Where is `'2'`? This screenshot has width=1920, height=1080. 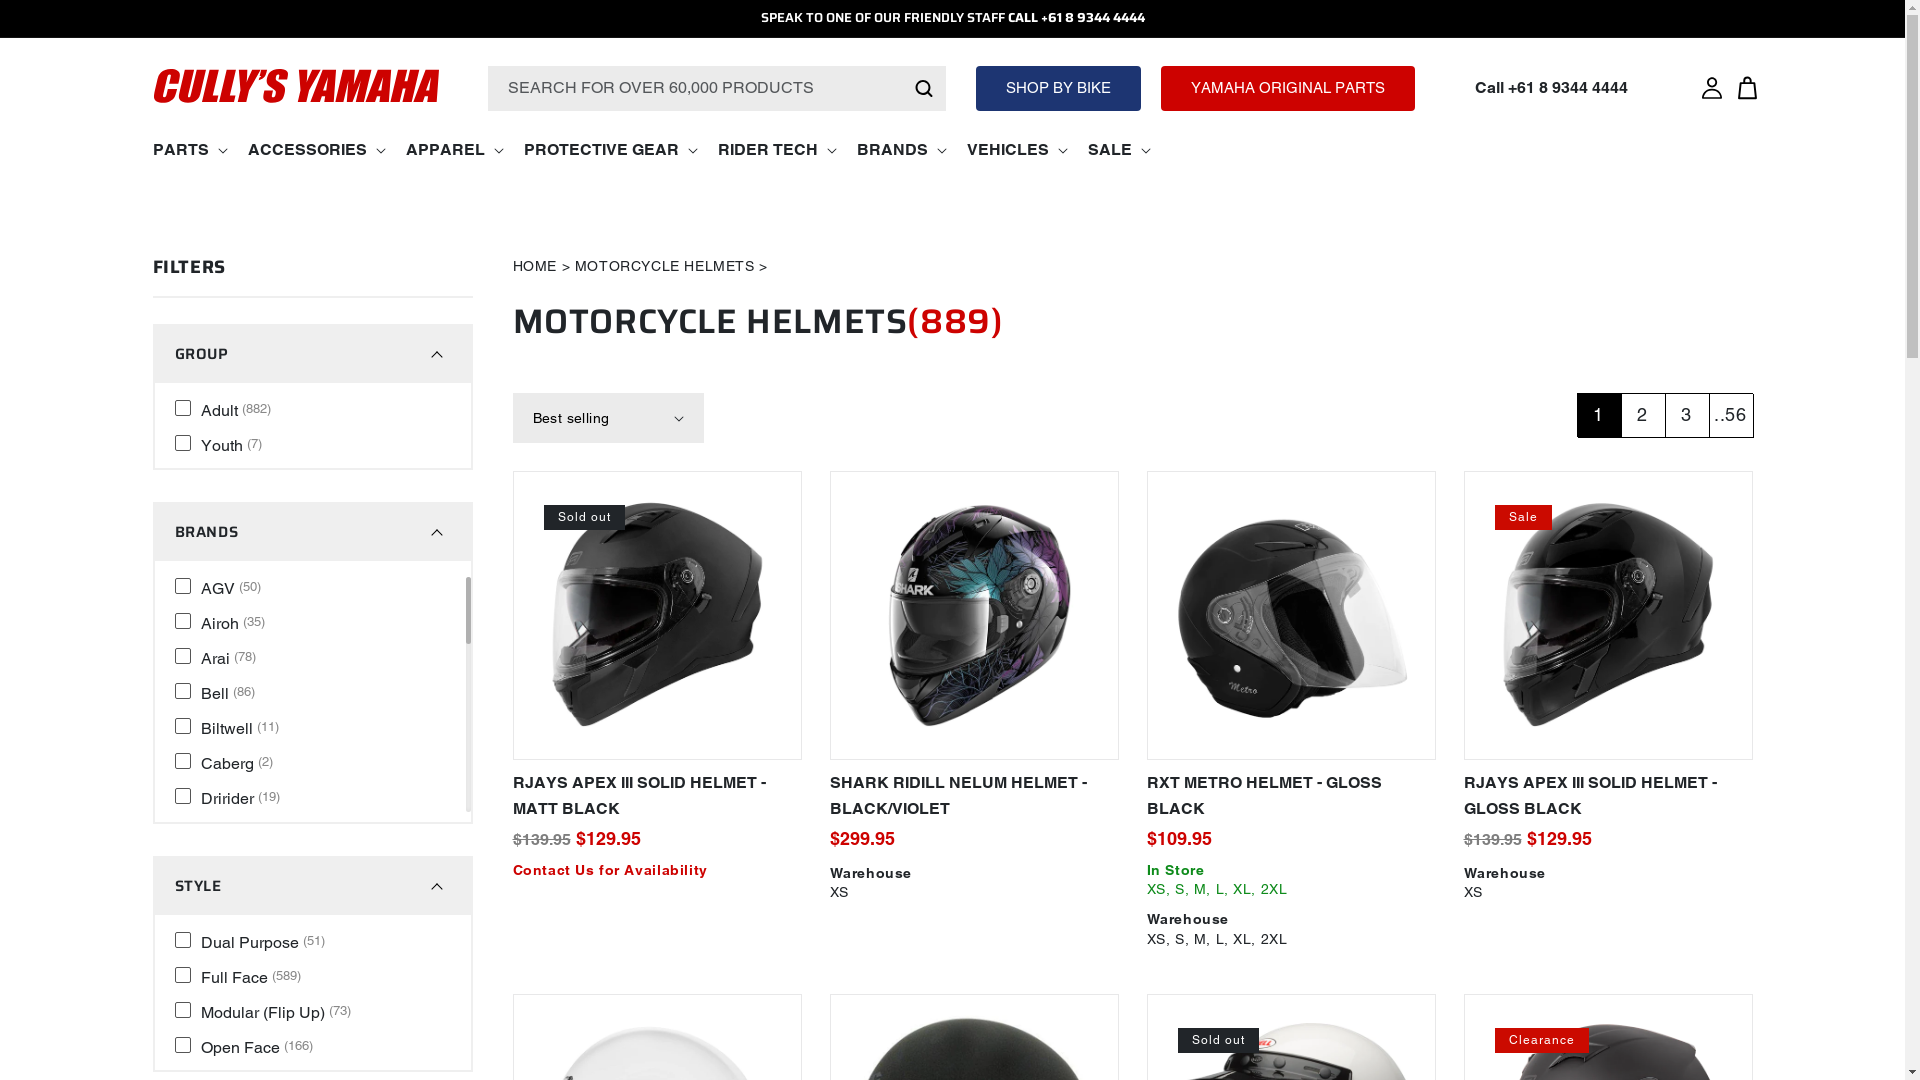
'2' is located at coordinates (1641, 414).